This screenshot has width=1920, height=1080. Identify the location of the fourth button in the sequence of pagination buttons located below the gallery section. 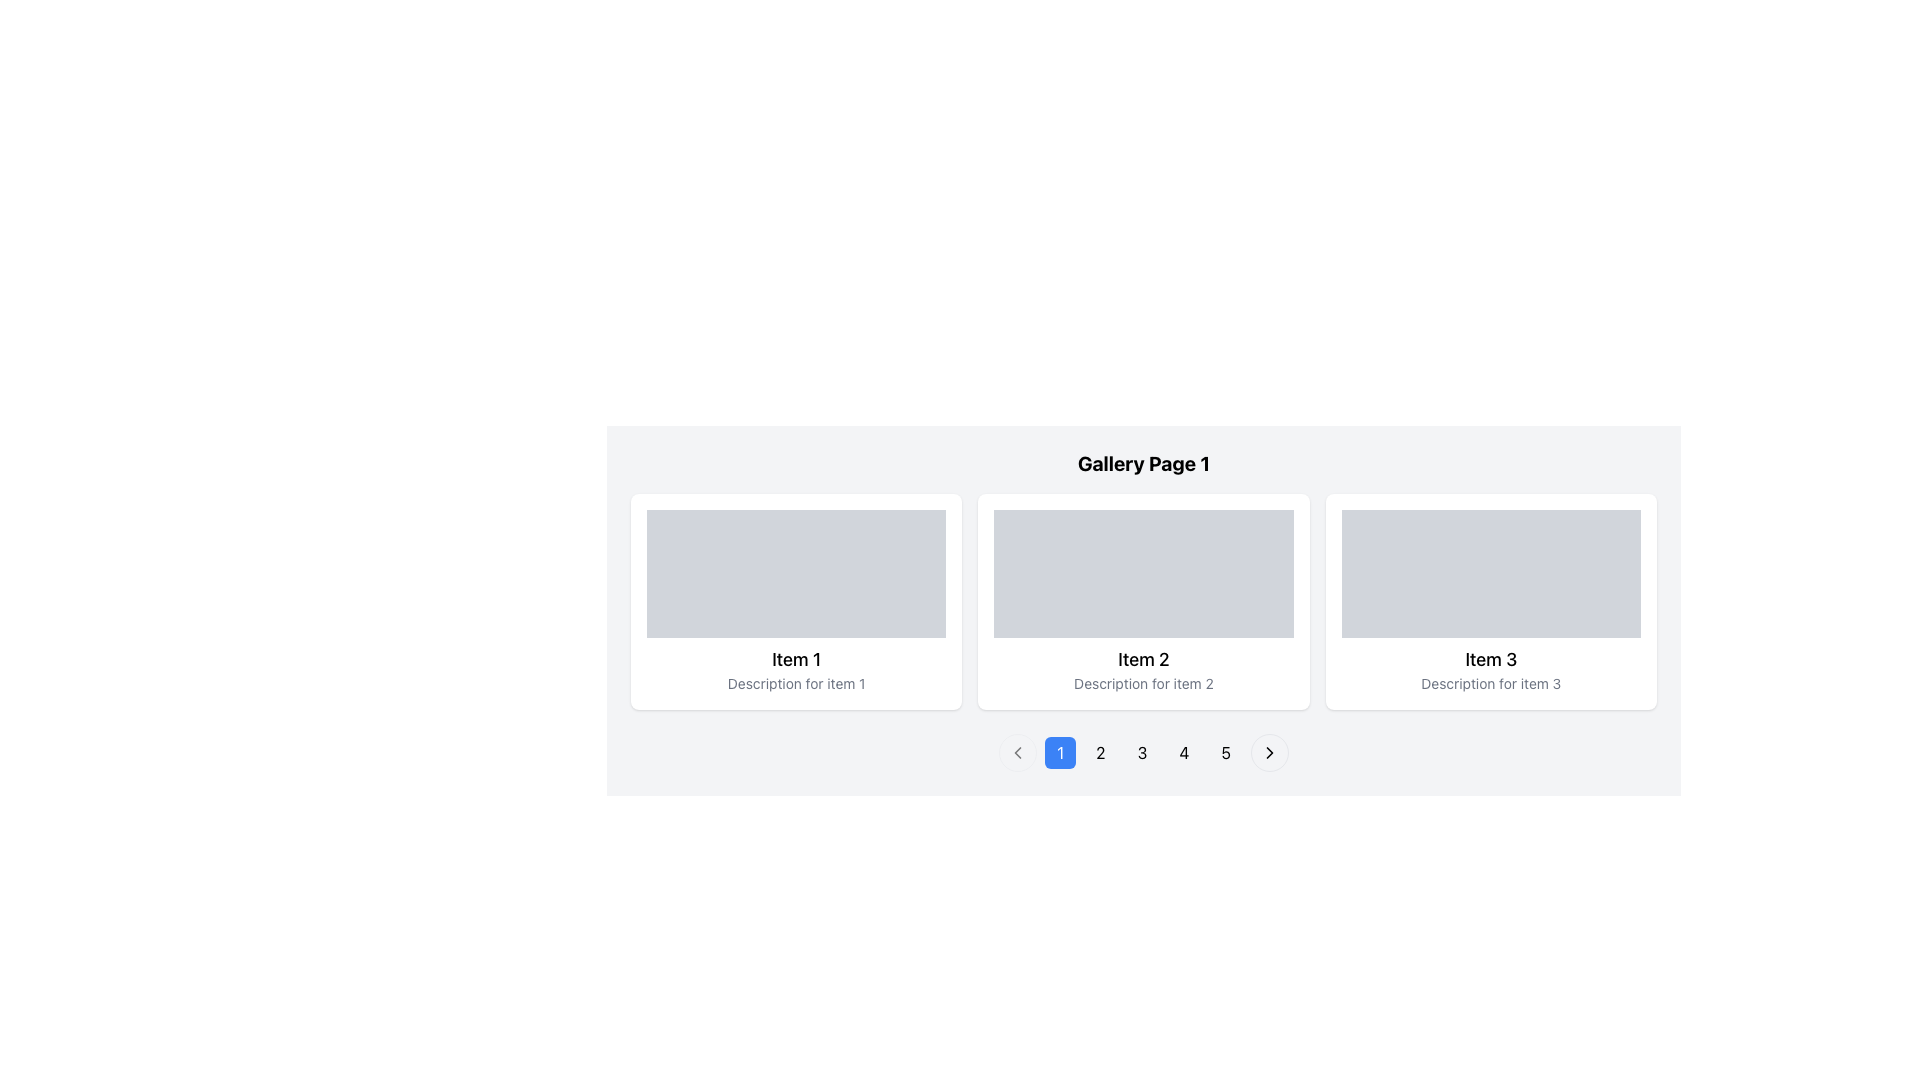
(1184, 752).